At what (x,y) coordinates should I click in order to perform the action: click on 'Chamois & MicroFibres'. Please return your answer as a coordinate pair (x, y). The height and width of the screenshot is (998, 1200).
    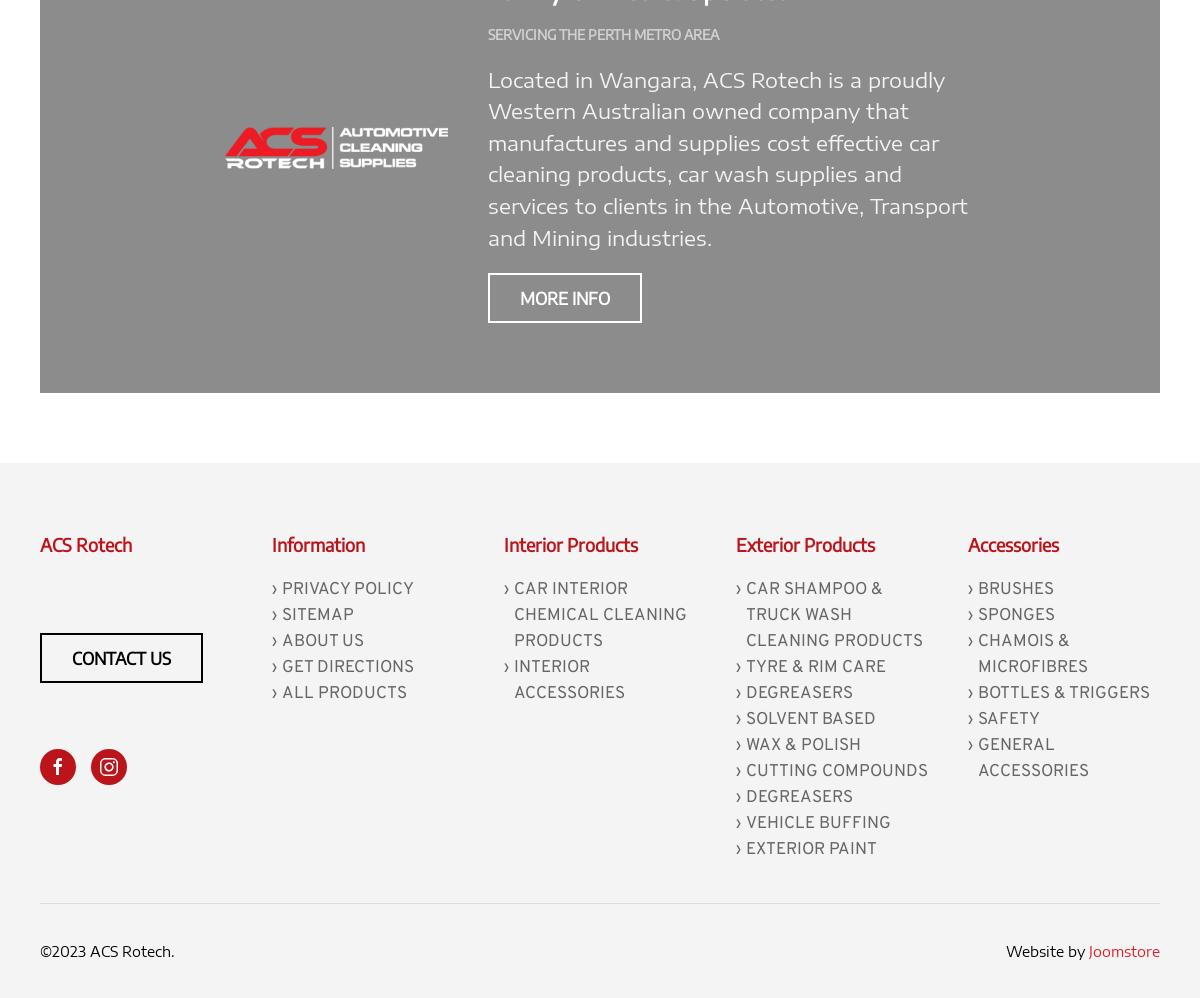
    Looking at the image, I should click on (977, 652).